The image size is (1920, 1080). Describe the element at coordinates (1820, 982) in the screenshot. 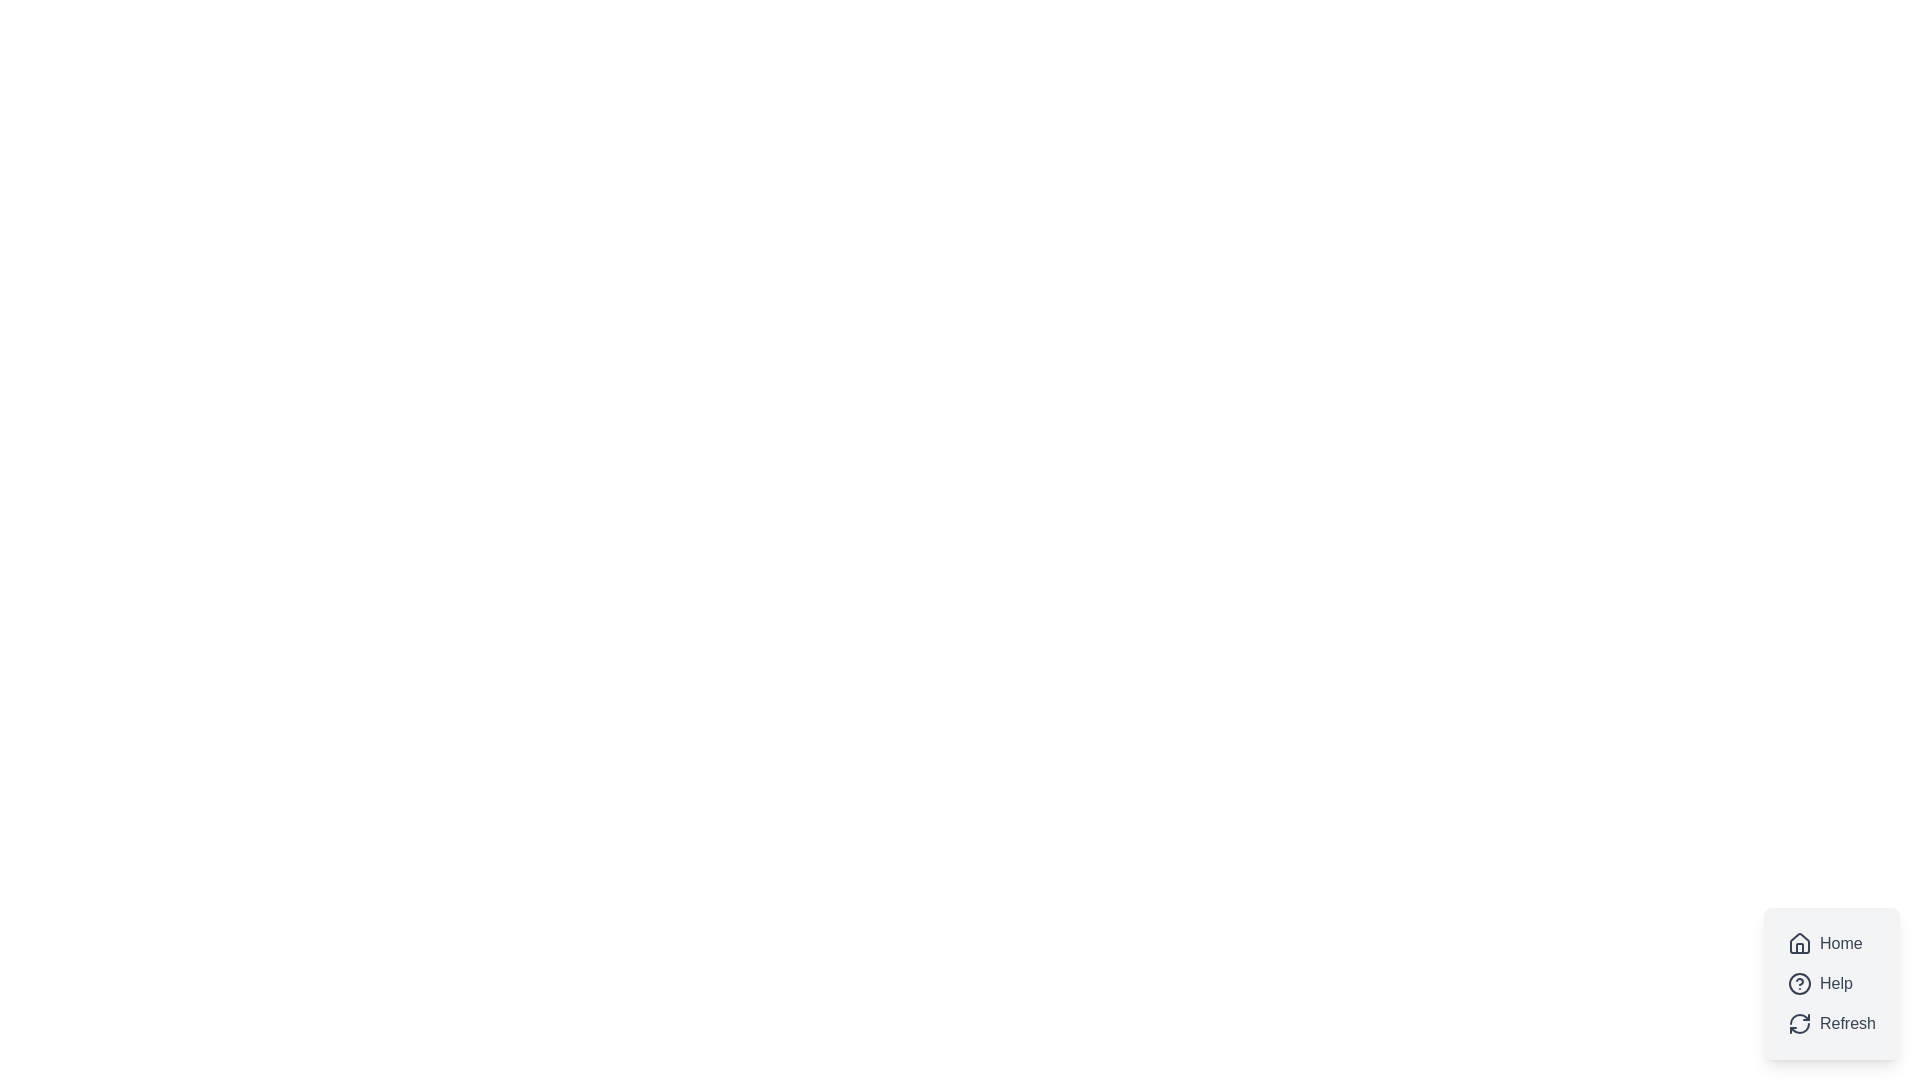

I see `the 'Help' button, which is the second button in a vertical group of three buttons` at that location.